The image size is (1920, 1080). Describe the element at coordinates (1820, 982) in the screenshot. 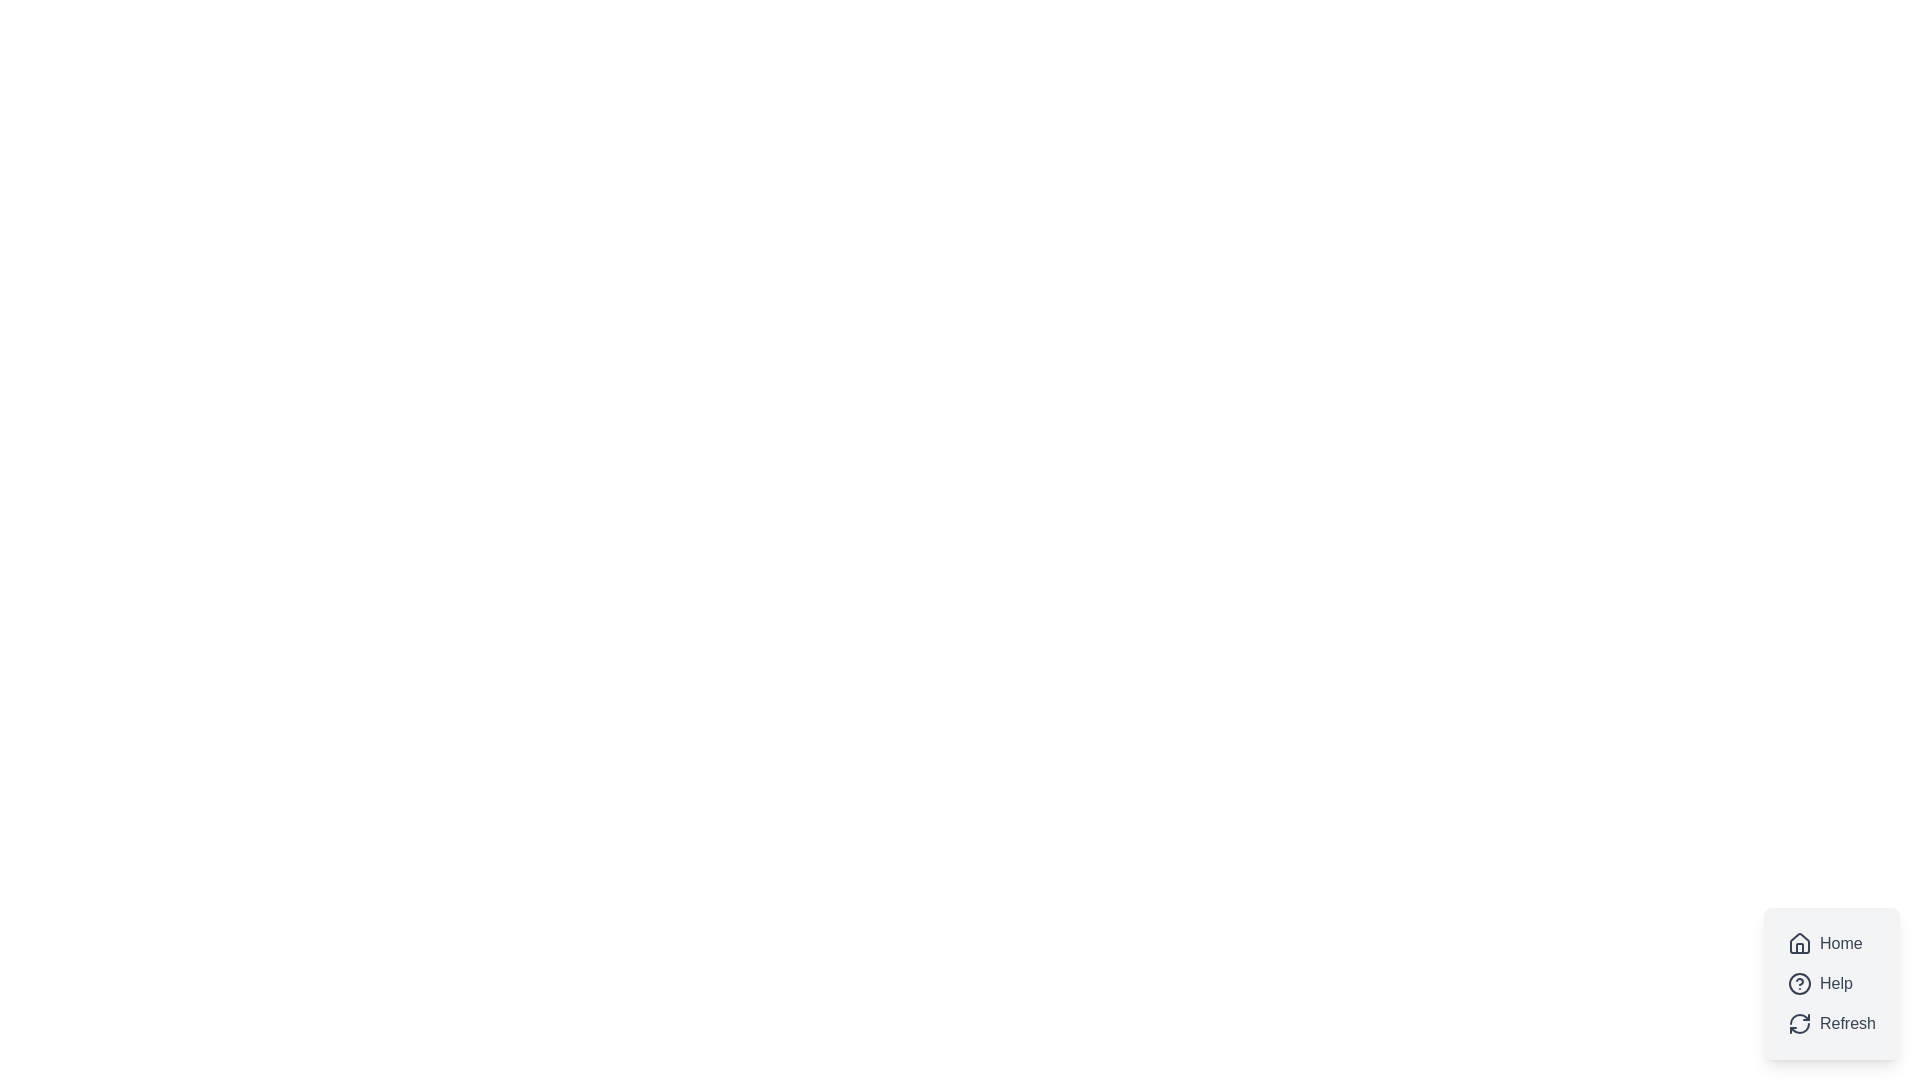

I see `the 'Help' button, which is the second button in a vertical group of three buttons` at that location.